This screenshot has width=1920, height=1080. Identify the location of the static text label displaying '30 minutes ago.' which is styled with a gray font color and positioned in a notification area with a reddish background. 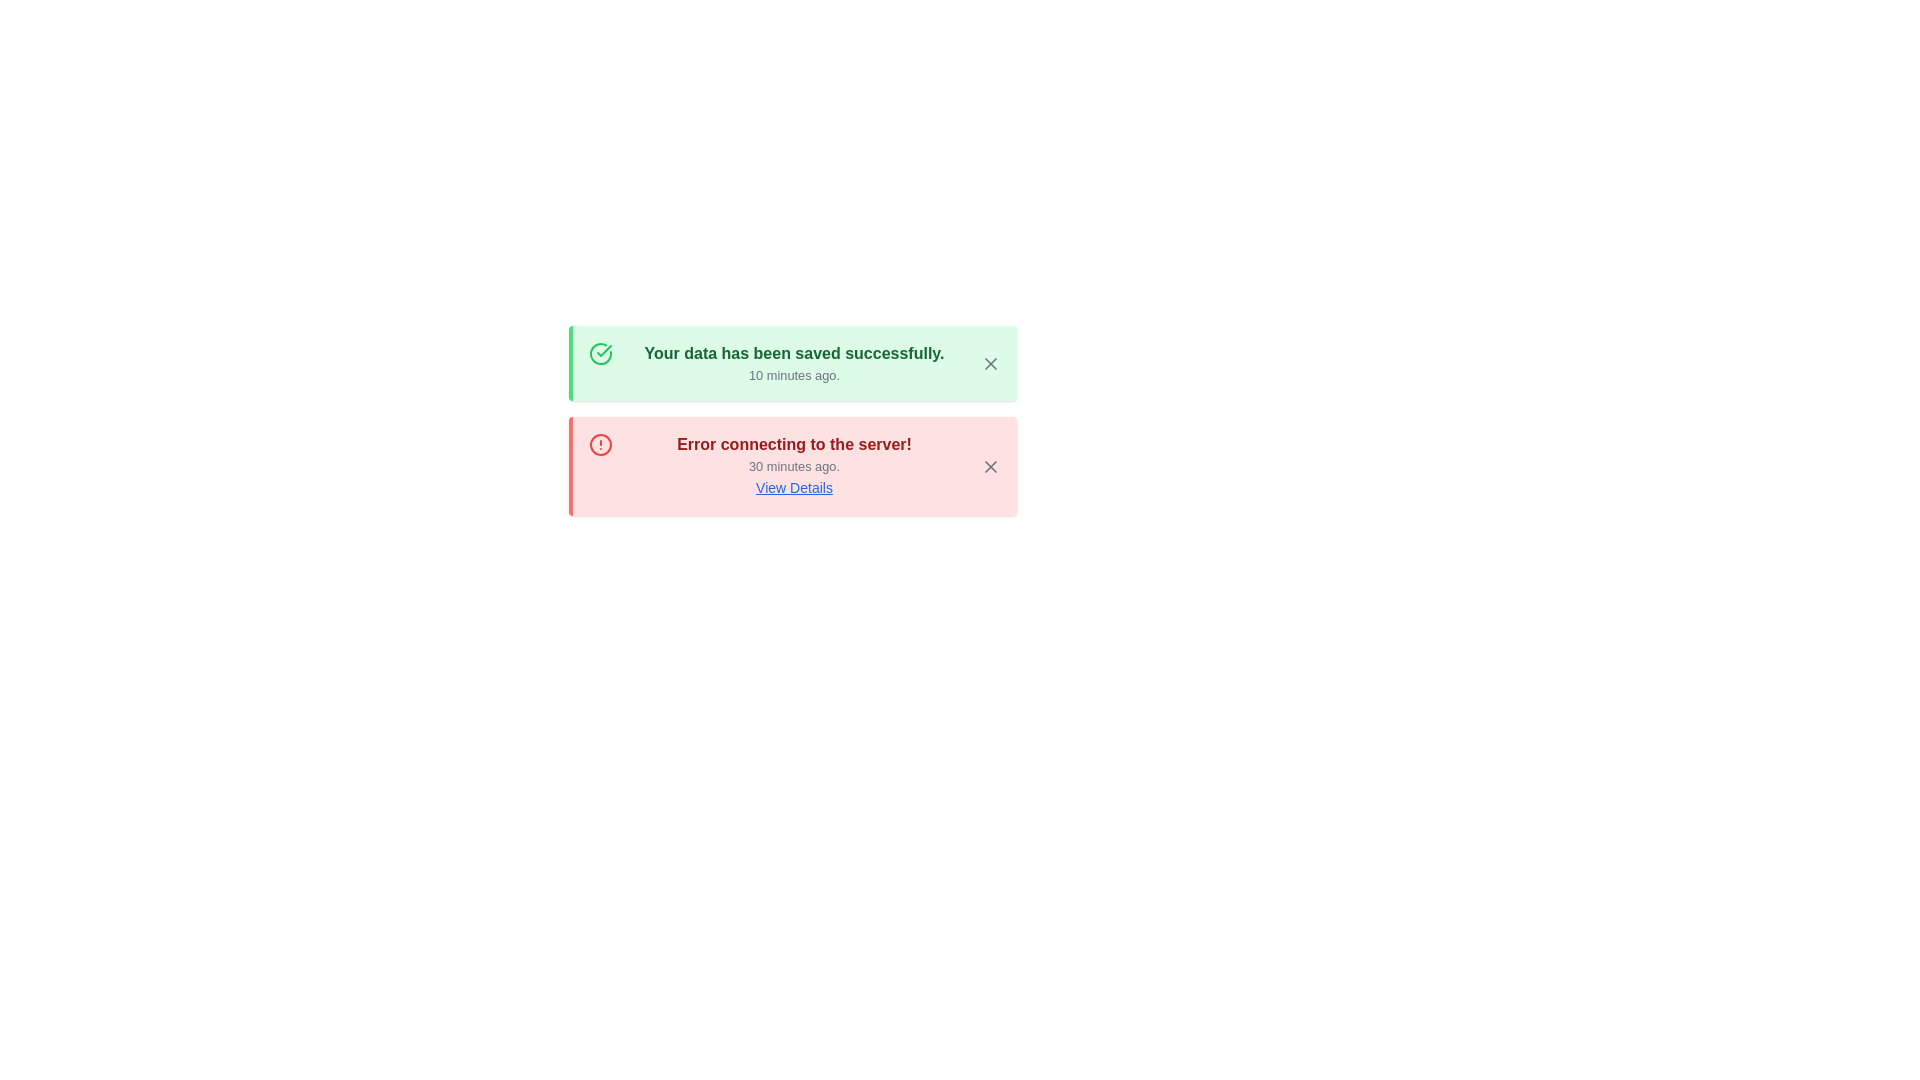
(793, 466).